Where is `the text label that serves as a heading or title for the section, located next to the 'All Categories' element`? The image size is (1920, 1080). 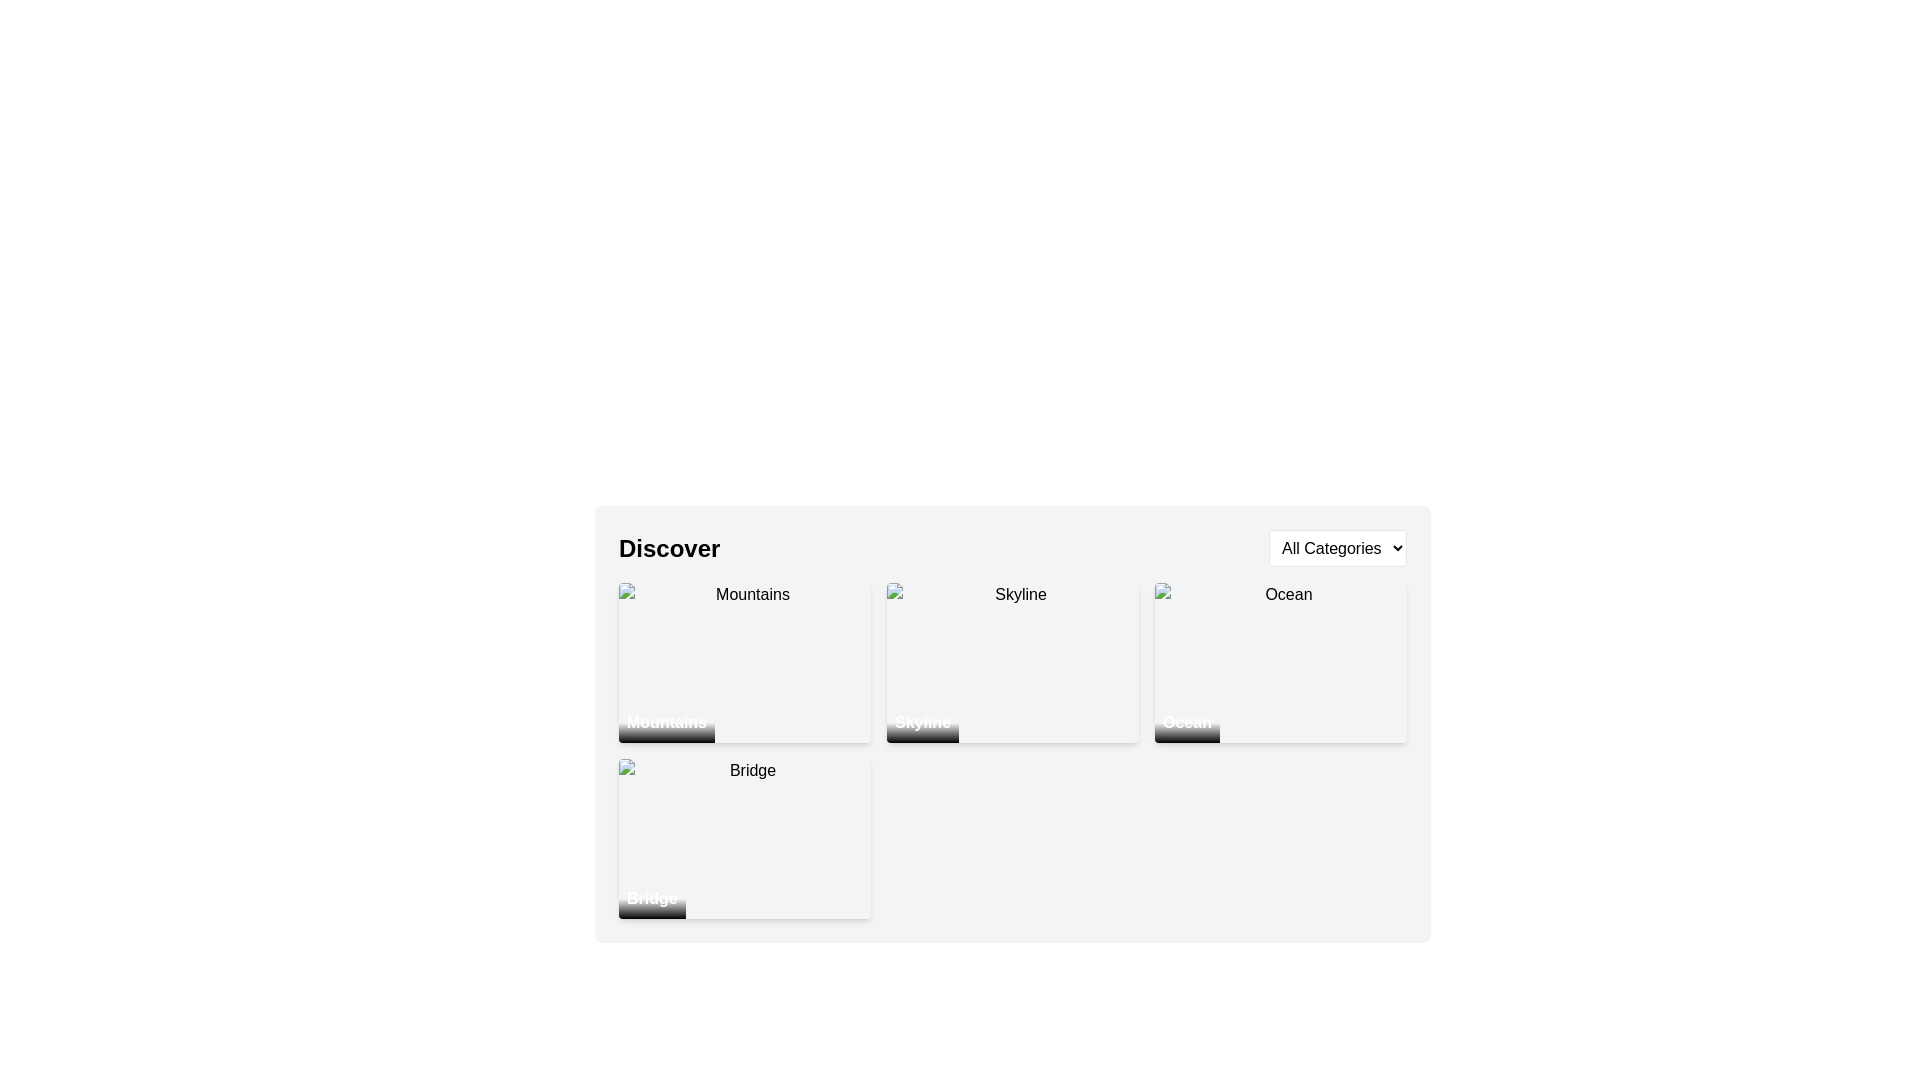 the text label that serves as a heading or title for the section, located next to the 'All Categories' element is located at coordinates (669, 548).